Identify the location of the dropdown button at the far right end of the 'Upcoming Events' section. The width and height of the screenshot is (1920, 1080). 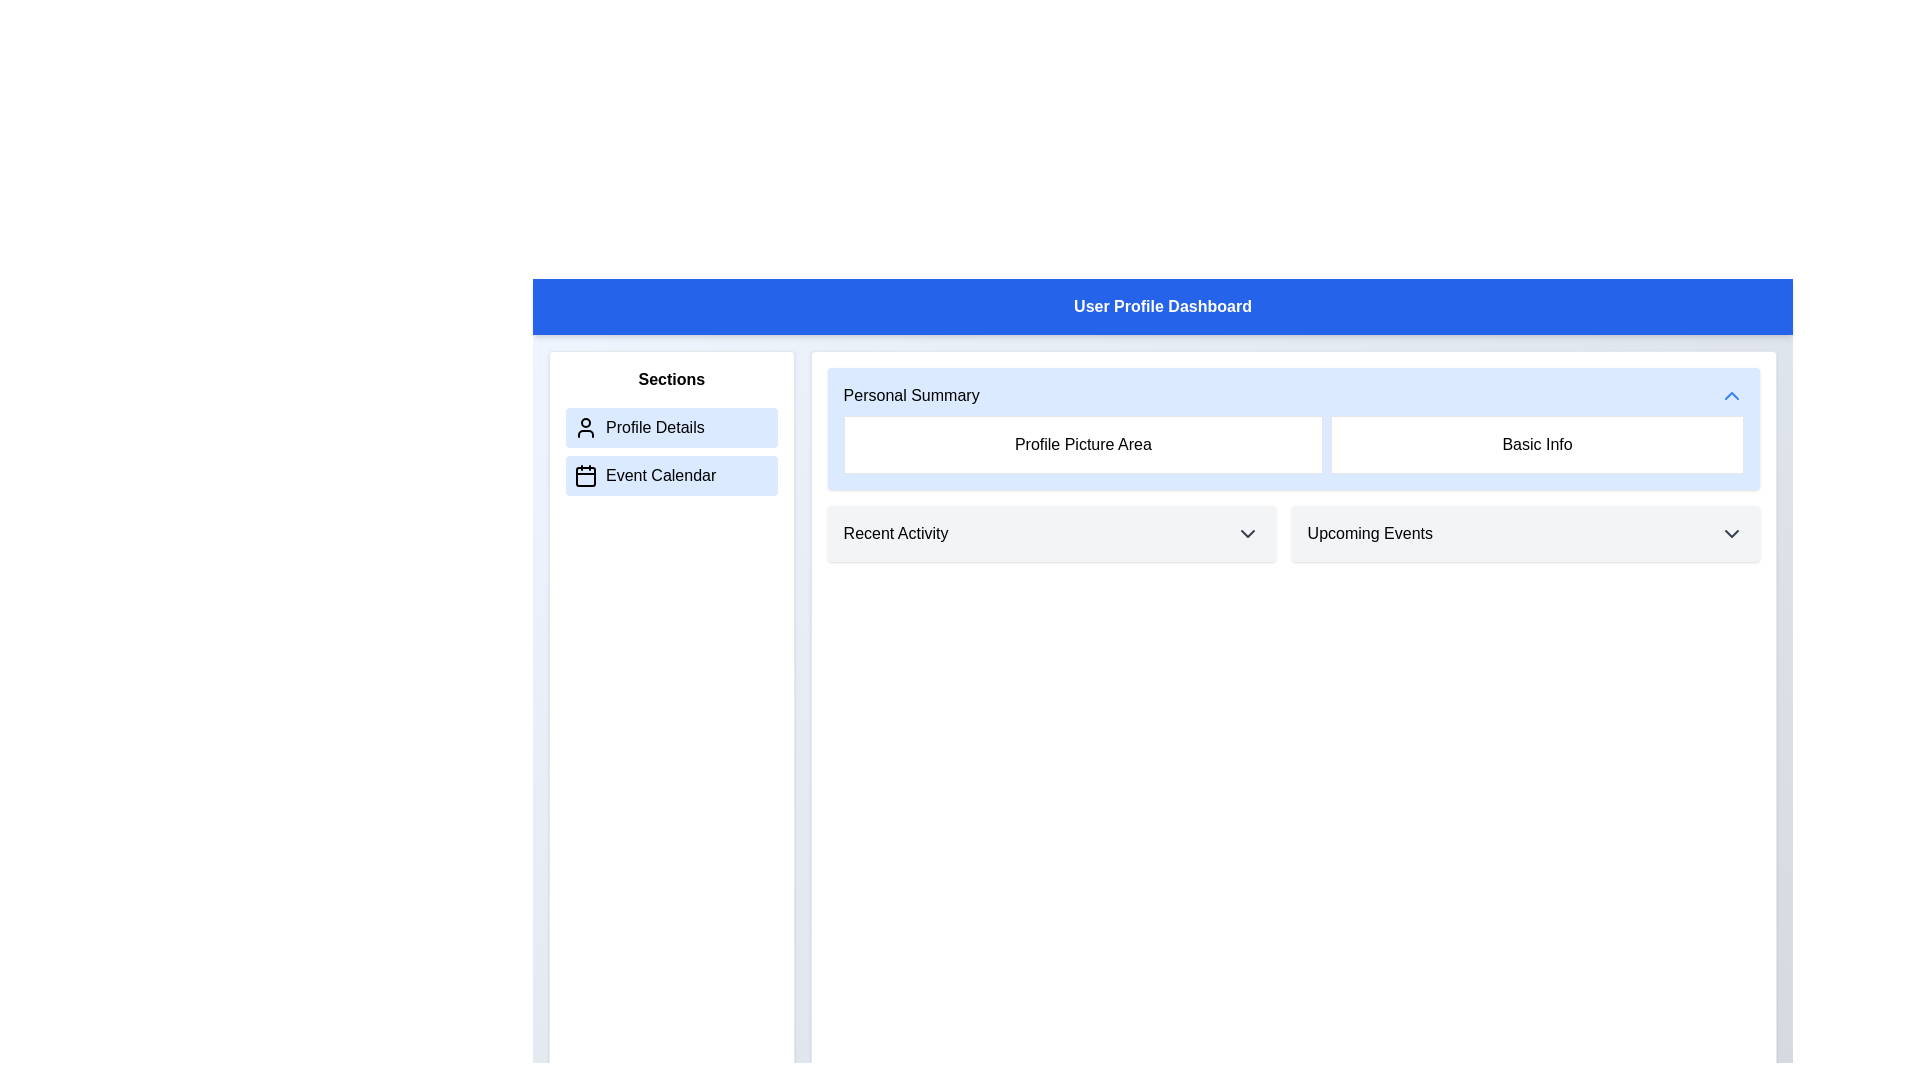
(1731, 532).